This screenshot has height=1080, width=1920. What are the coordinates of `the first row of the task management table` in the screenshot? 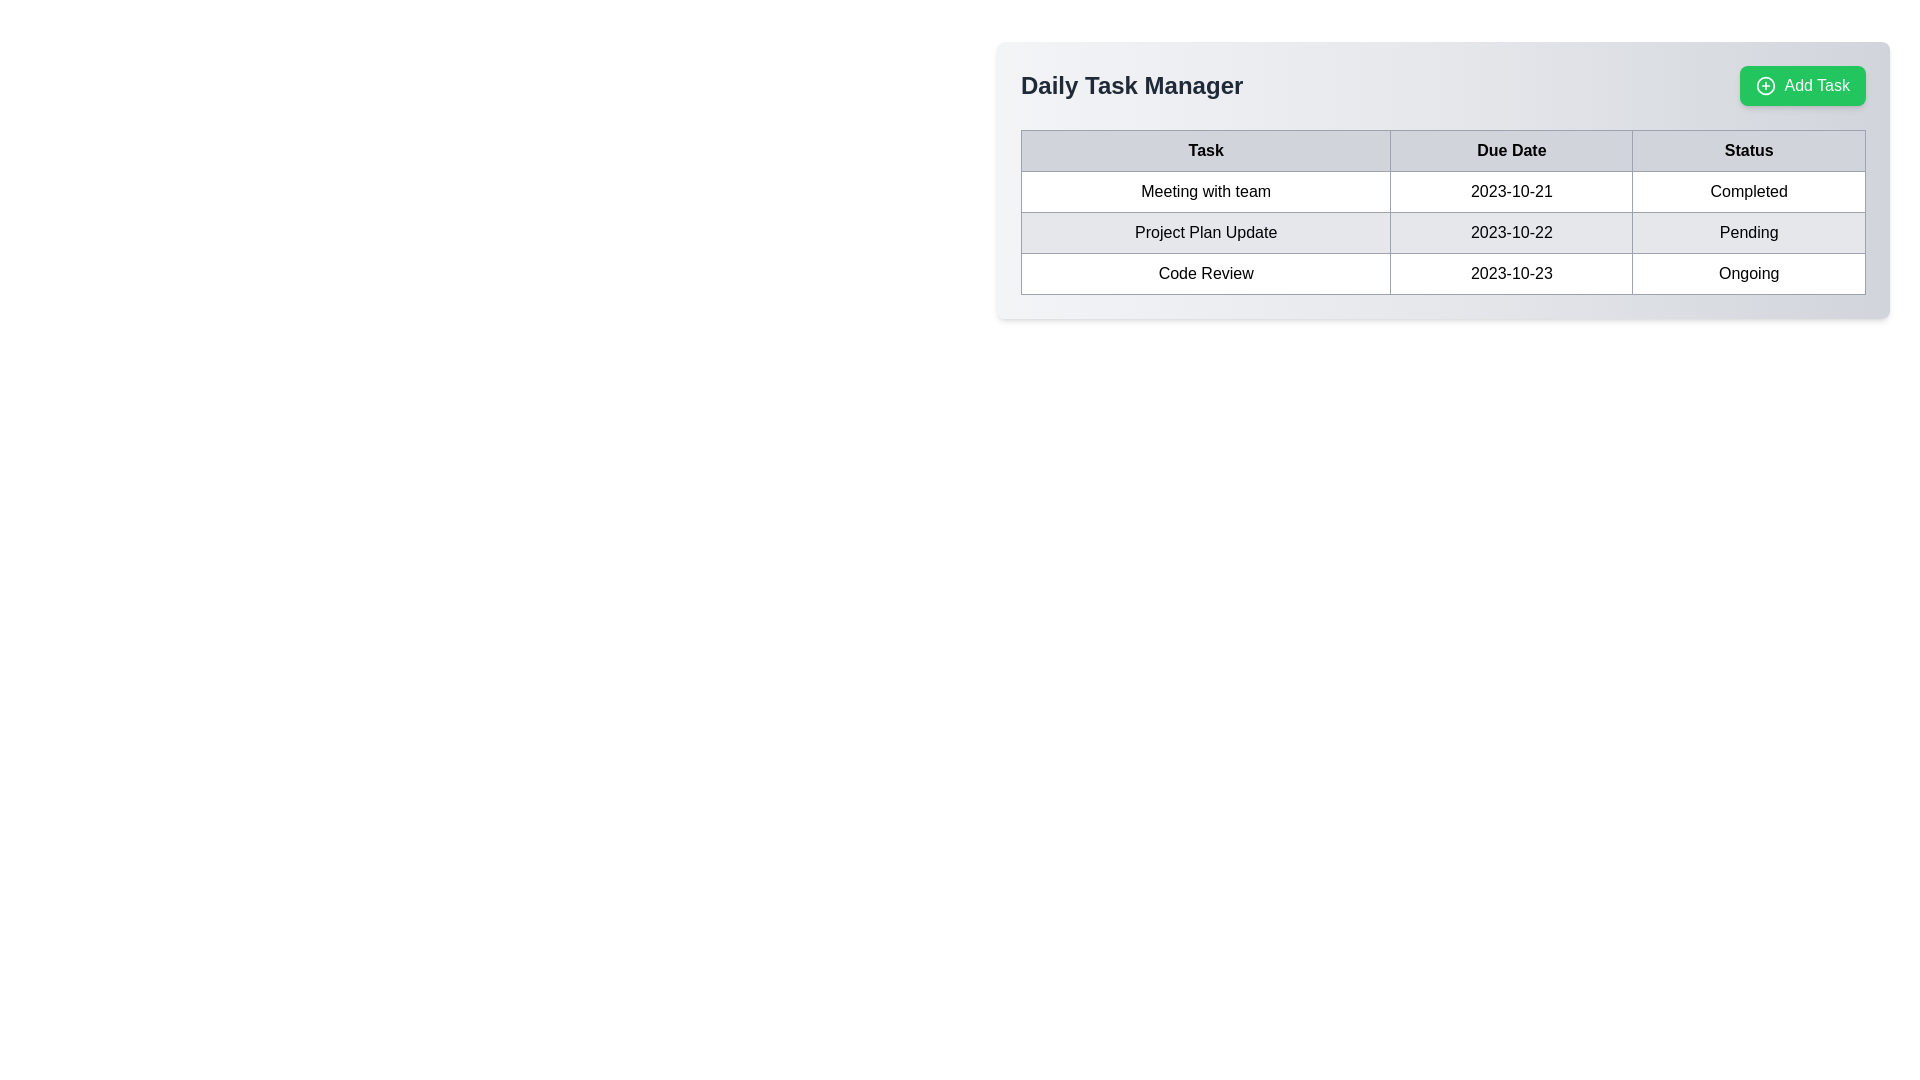 It's located at (1443, 180).